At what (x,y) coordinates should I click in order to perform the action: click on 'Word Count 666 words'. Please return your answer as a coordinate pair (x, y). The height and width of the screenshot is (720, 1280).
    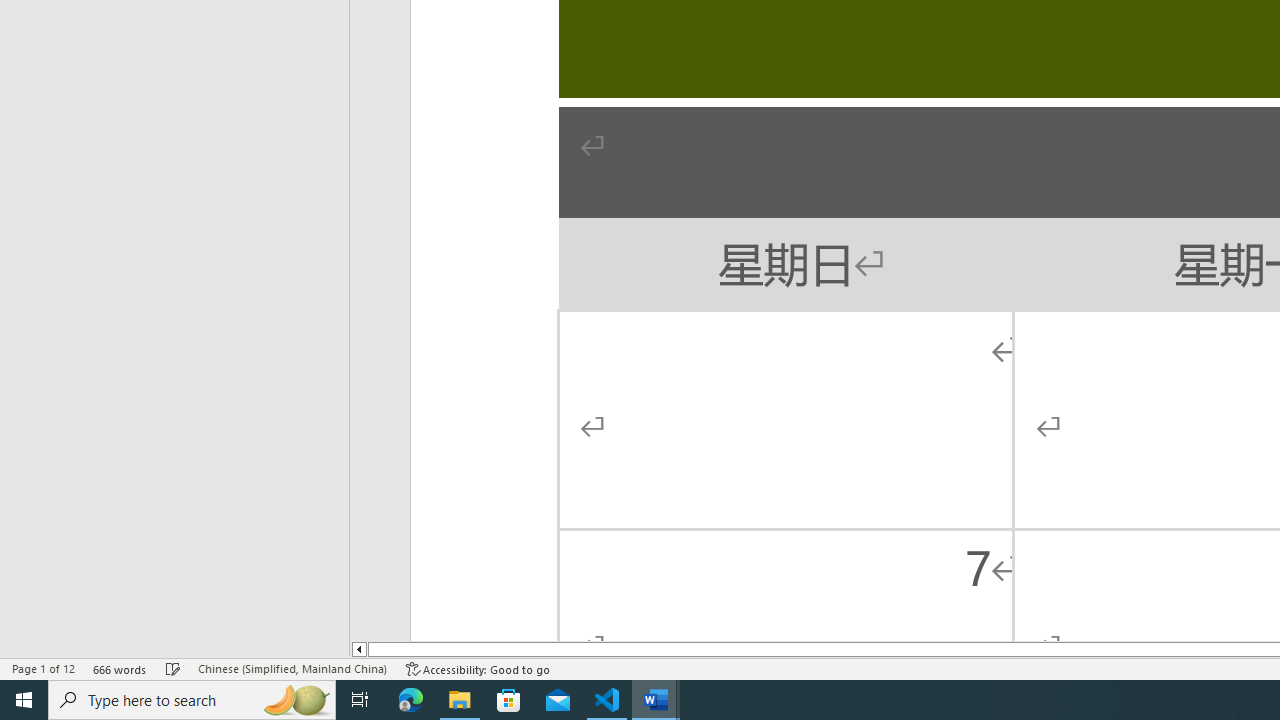
    Looking at the image, I should click on (119, 669).